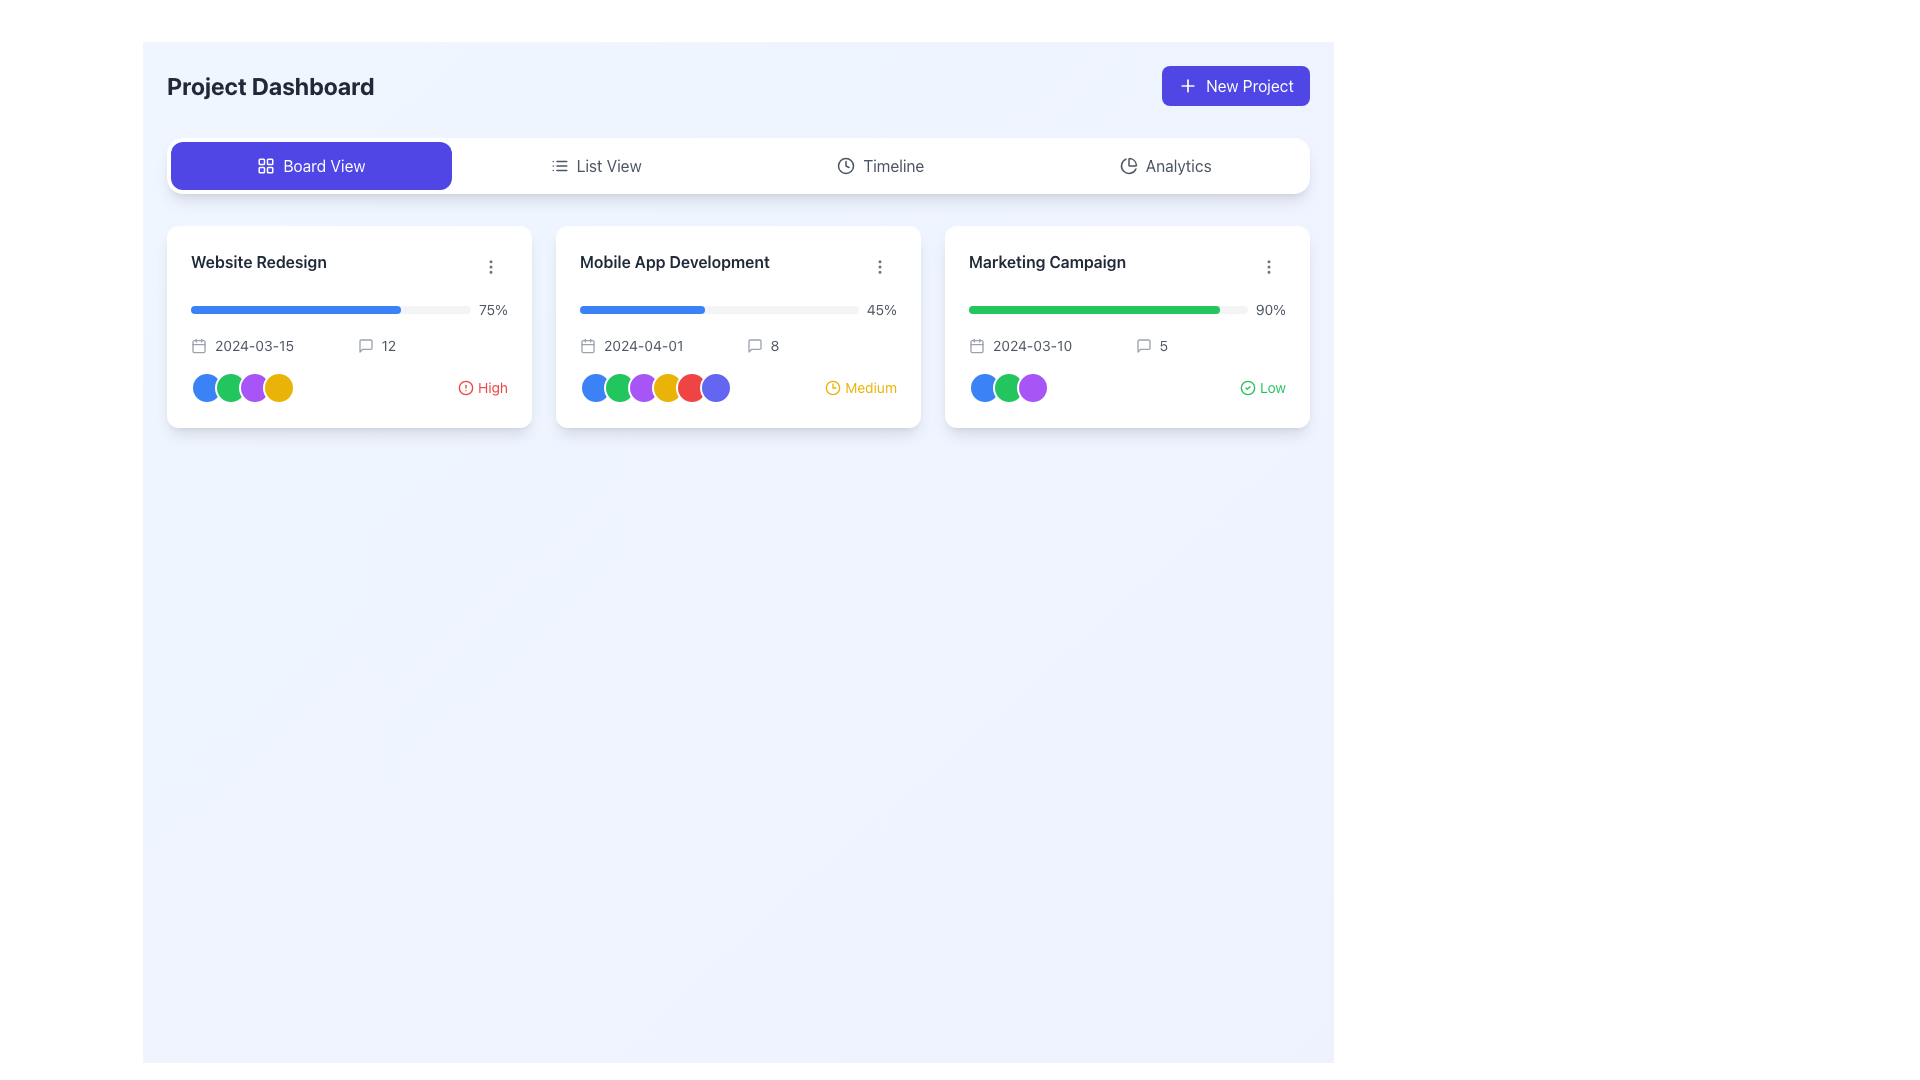 This screenshot has height=1080, width=1920. Describe the element at coordinates (861, 388) in the screenshot. I see `and use the information displayed on the 'Medium' priority label located in the bottom-right corner of the 'Mobile App Development' card on the dashboard` at that location.